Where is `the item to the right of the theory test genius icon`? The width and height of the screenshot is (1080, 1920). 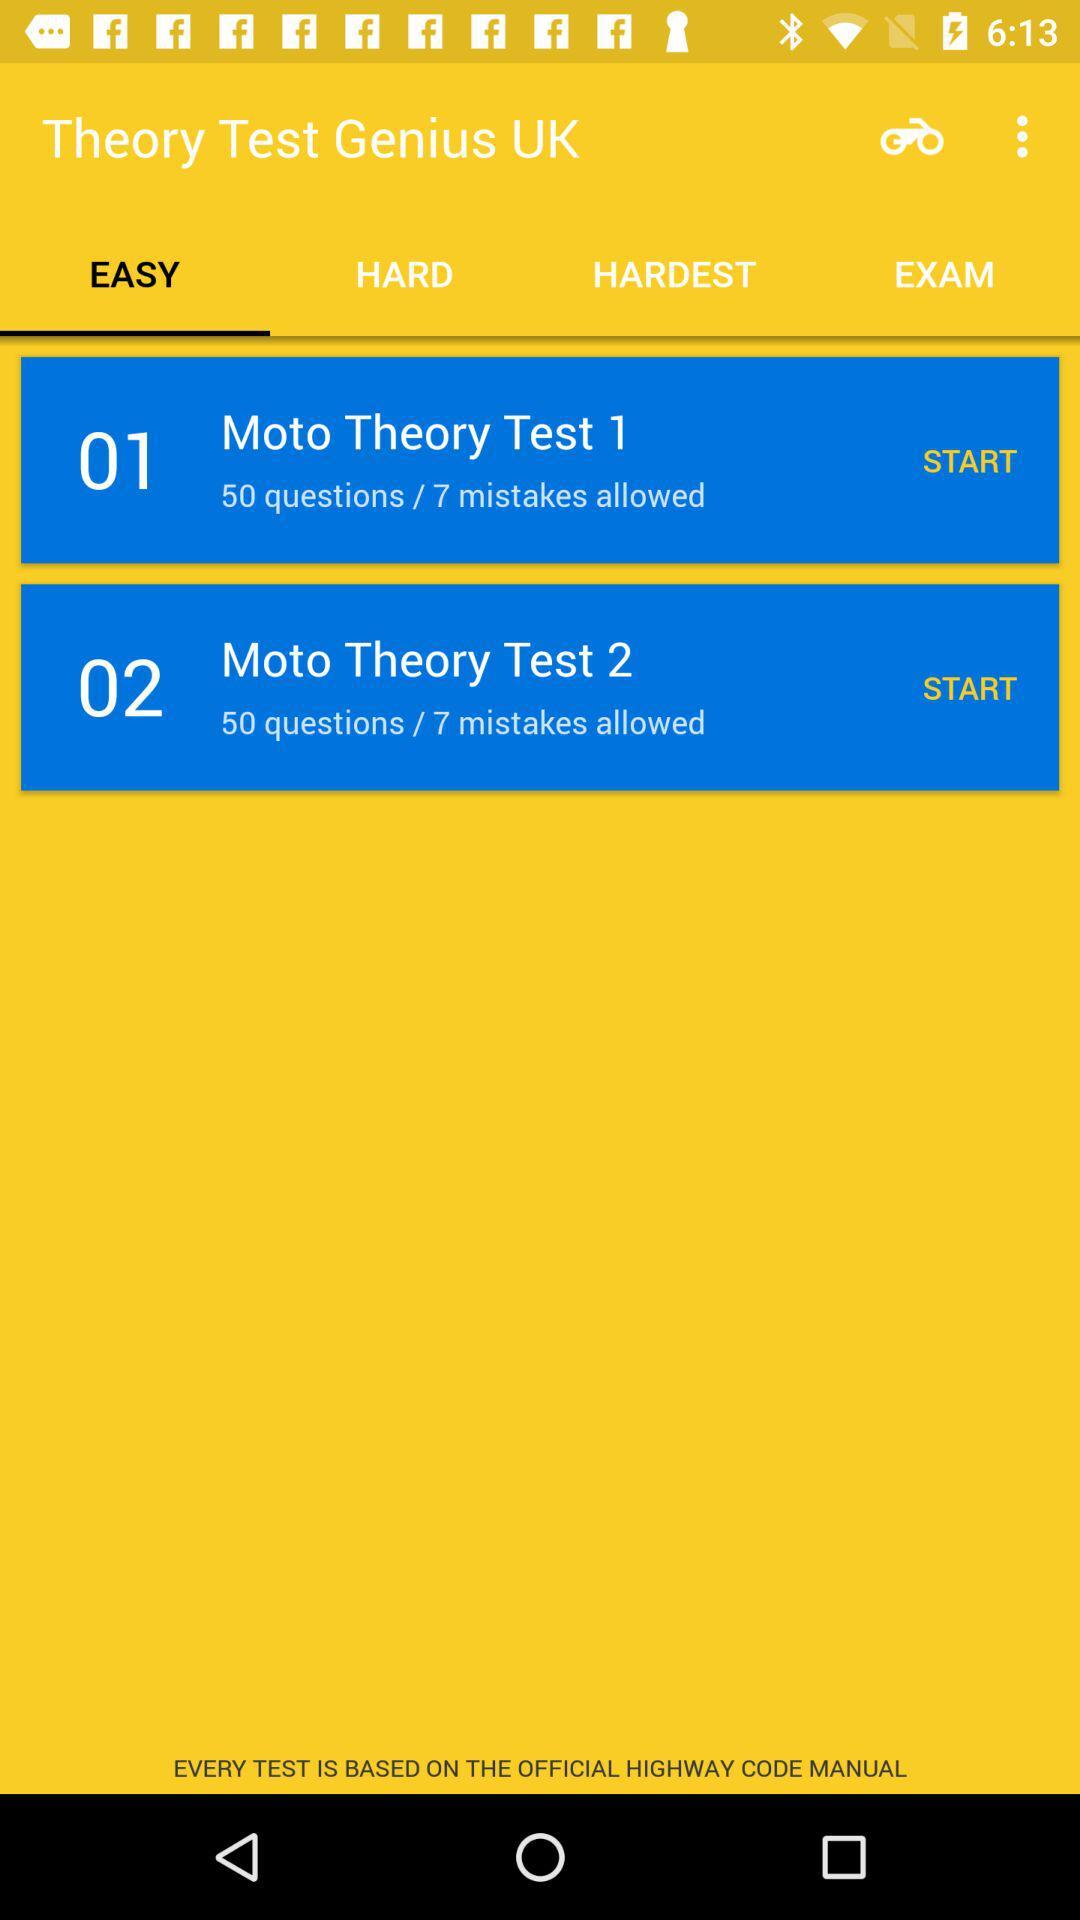 the item to the right of the theory test genius icon is located at coordinates (911, 135).